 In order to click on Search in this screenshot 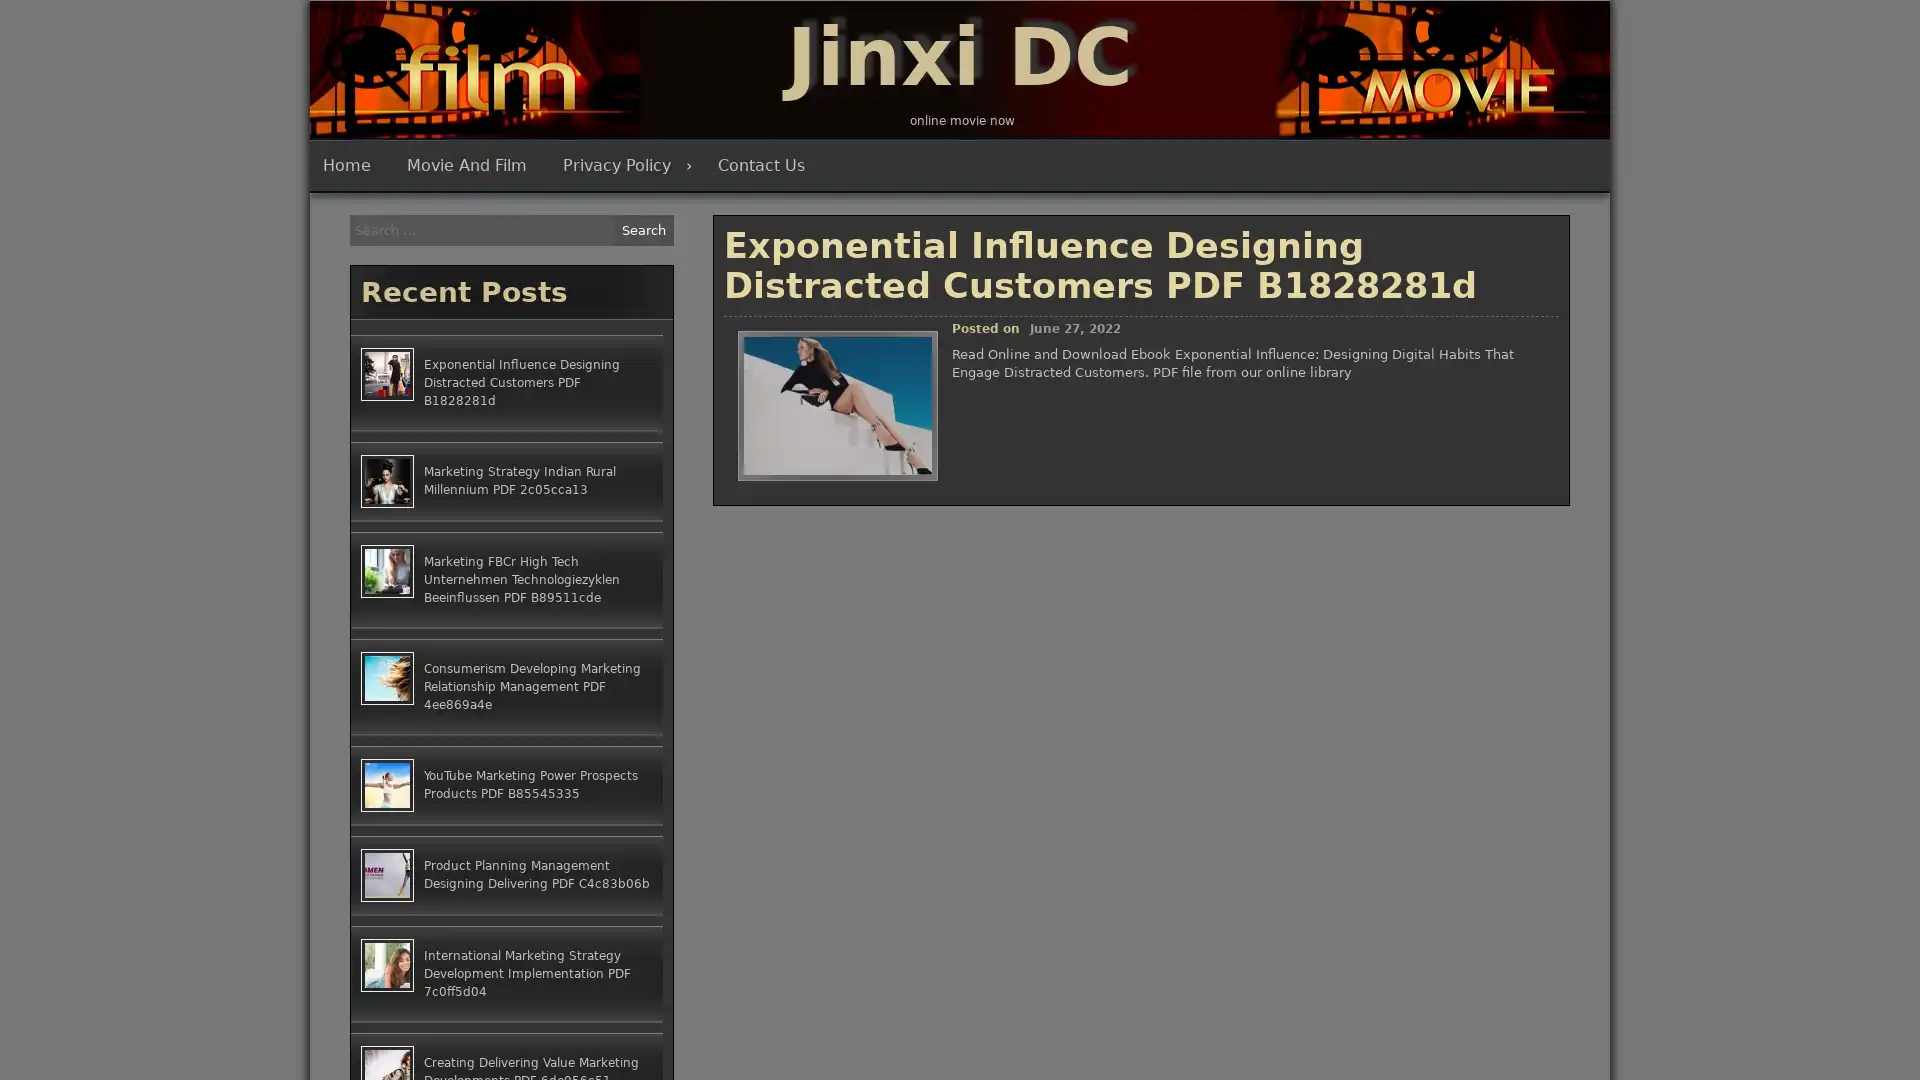, I will do `click(643, 229)`.